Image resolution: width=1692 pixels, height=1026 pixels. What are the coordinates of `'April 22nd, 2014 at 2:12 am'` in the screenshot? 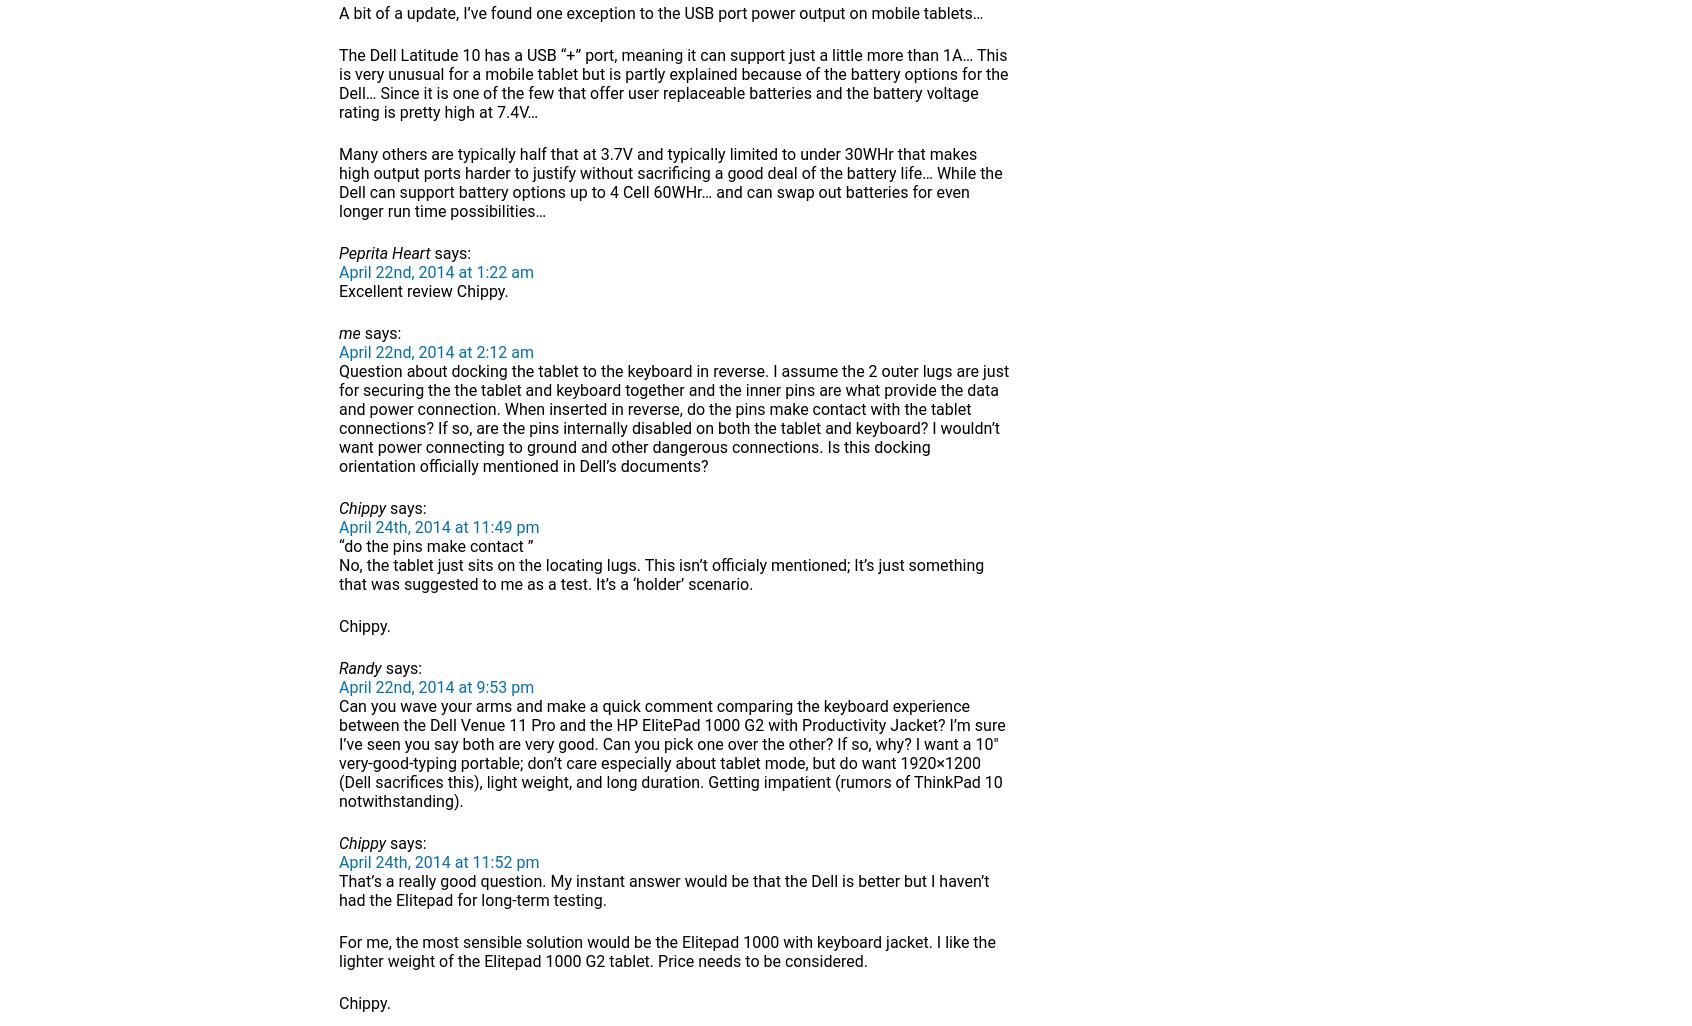 It's located at (435, 352).